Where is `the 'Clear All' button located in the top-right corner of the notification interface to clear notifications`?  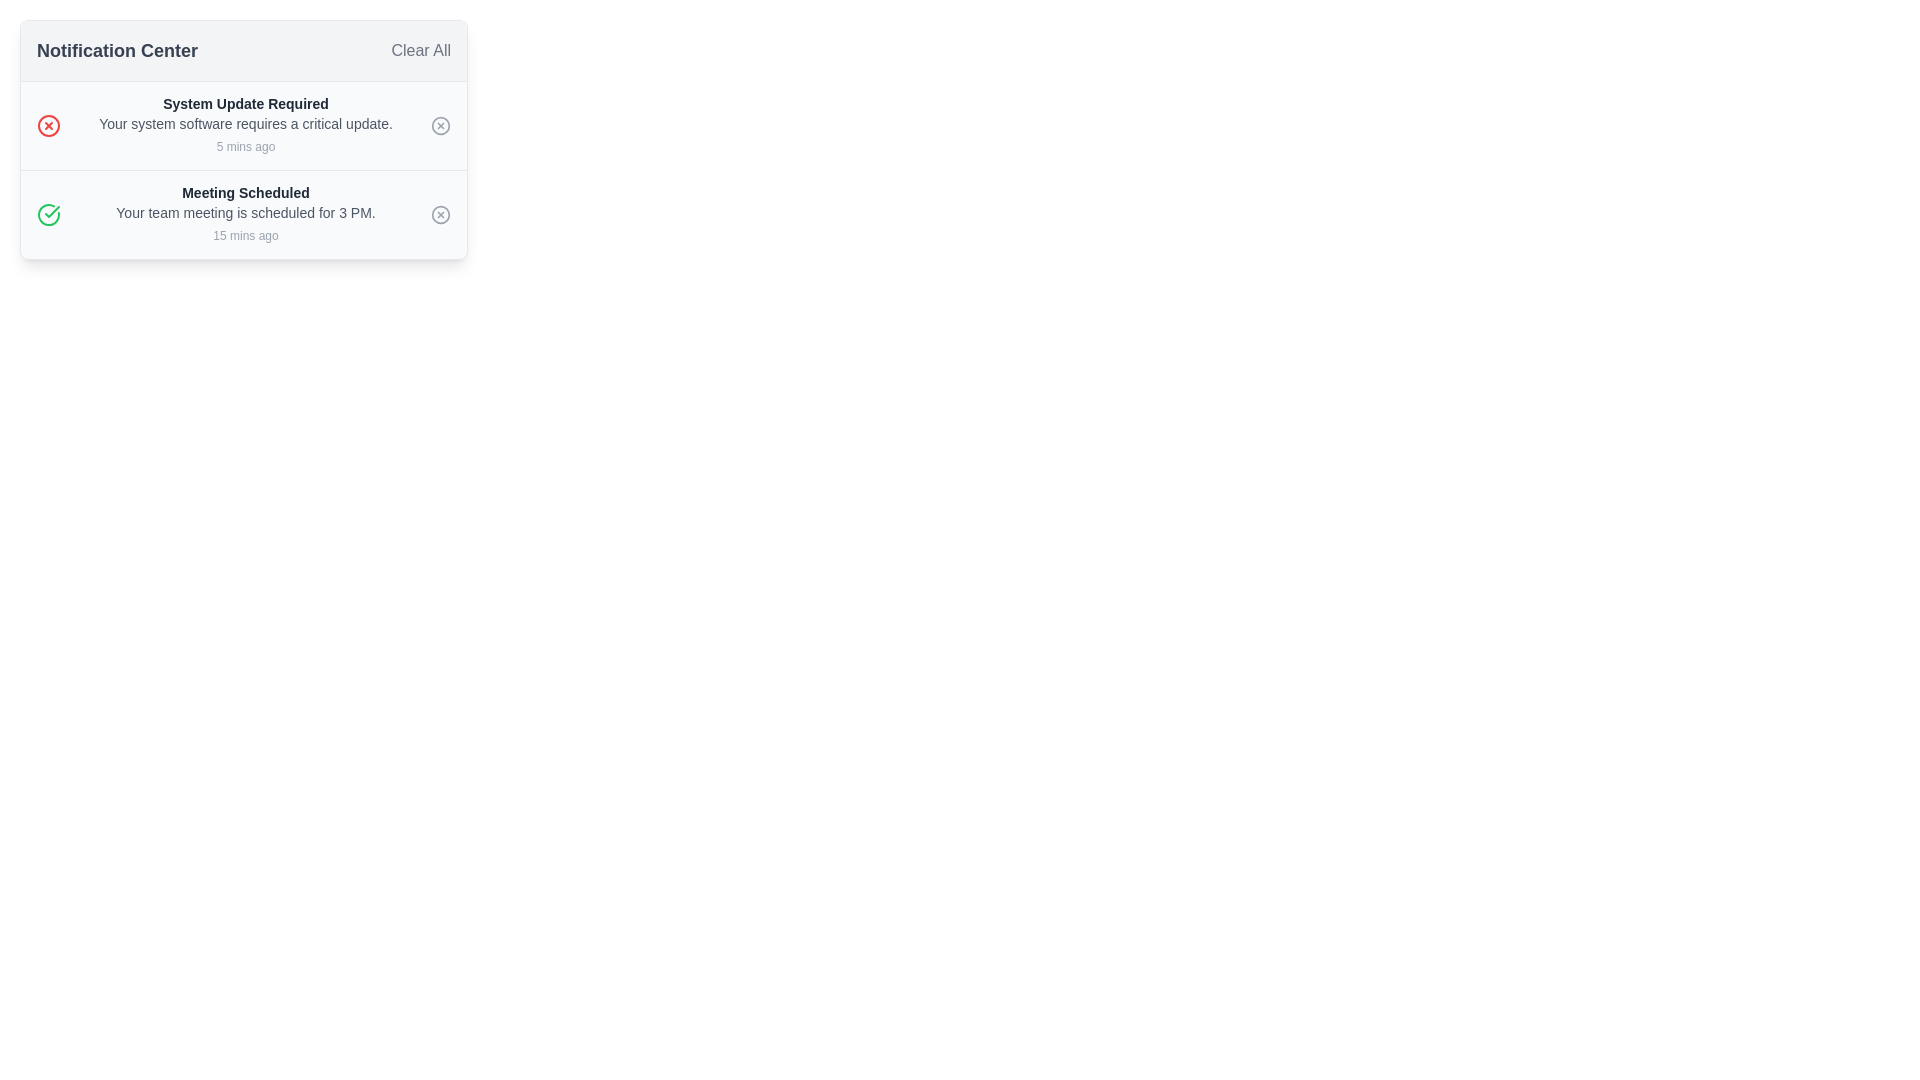
the 'Clear All' button located in the top-right corner of the notification interface to clear notifications is located at coordinates (420, 49).